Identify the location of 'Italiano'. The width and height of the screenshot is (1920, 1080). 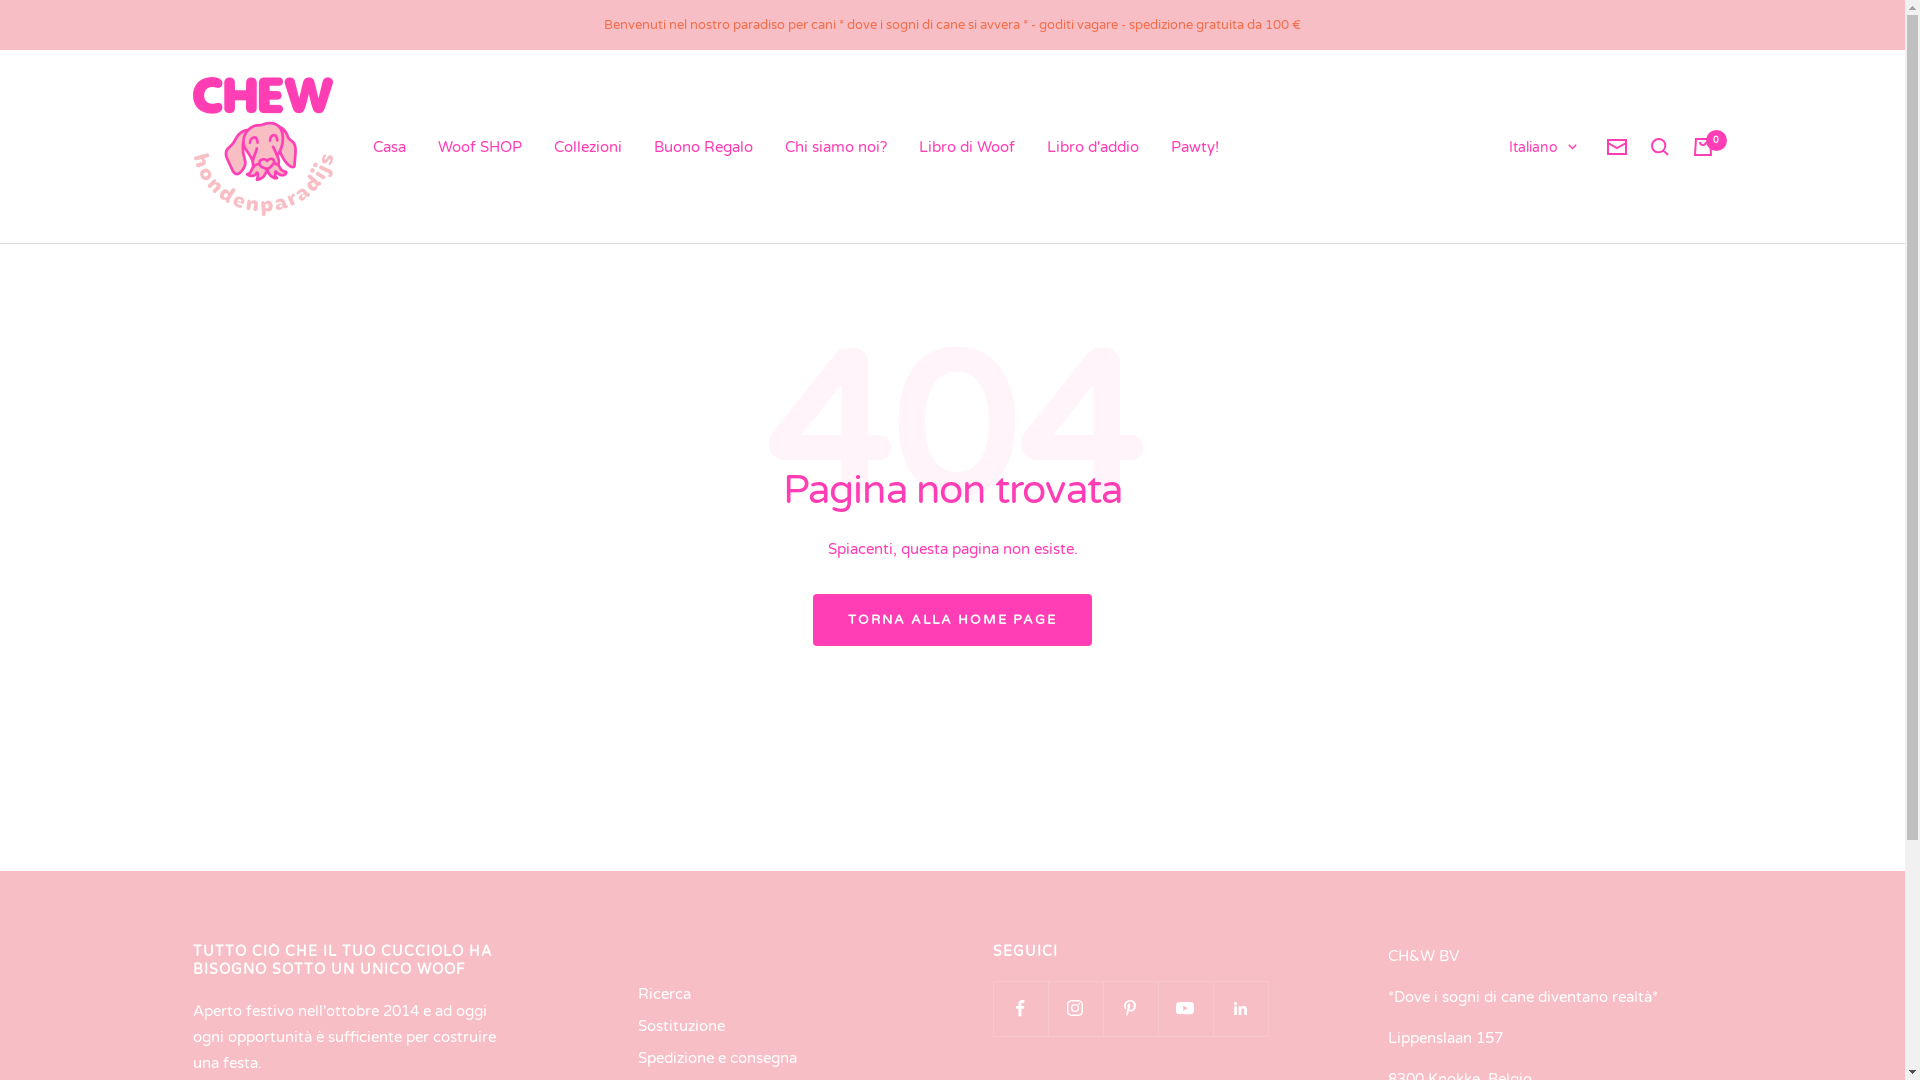
(1540, 146).